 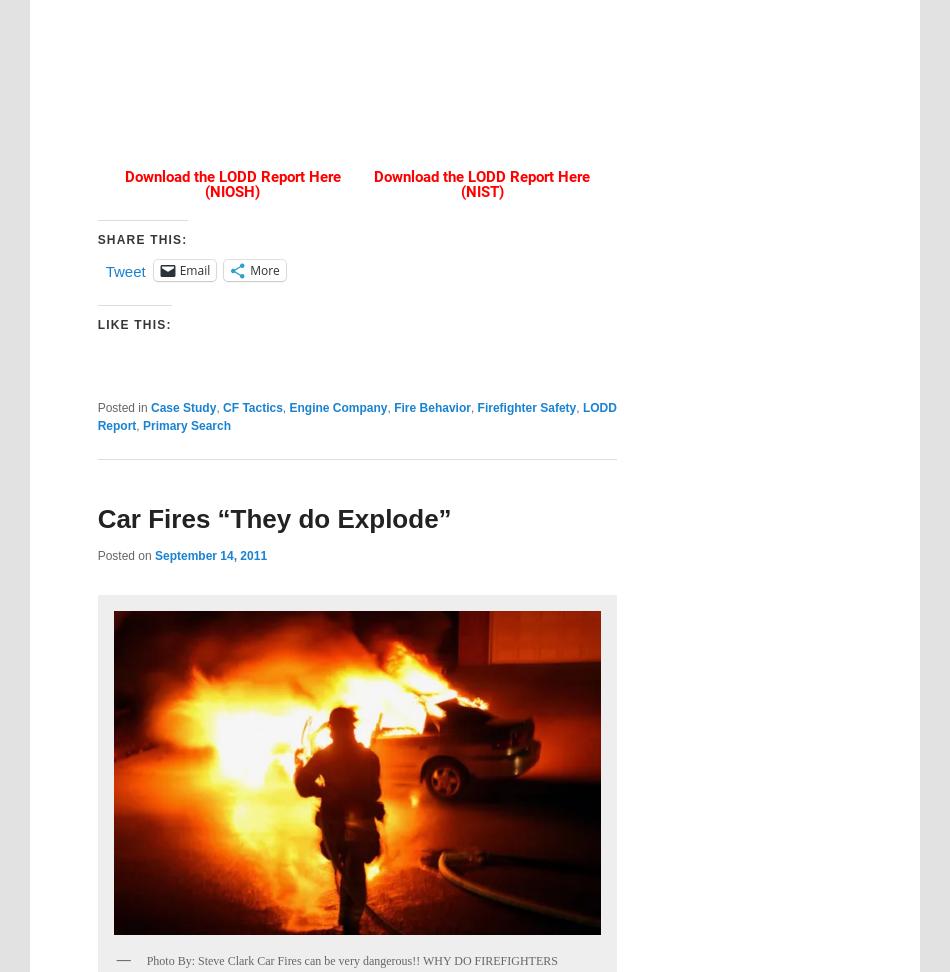 I want to click on 'CF Tactics', so click(x=251, y=406).